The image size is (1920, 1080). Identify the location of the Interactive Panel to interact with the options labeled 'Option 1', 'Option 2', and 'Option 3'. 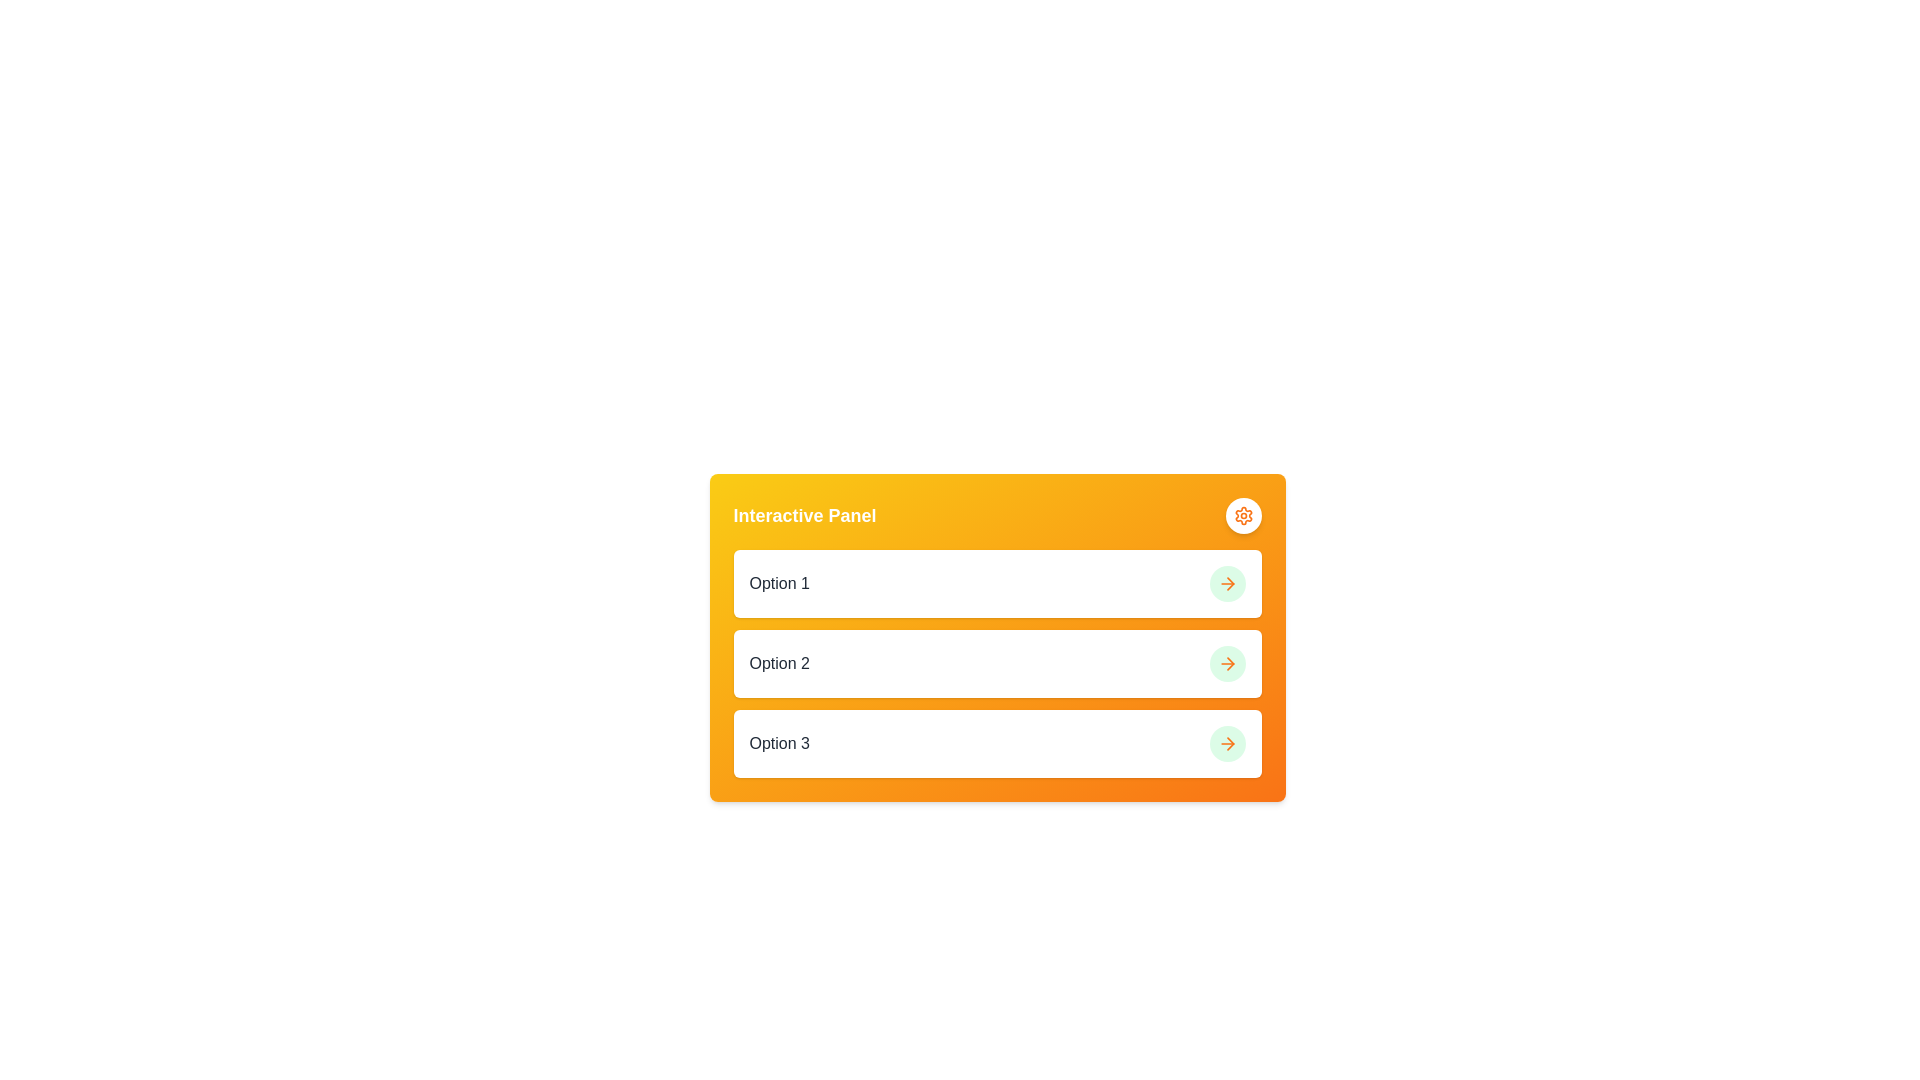
(997, 637).